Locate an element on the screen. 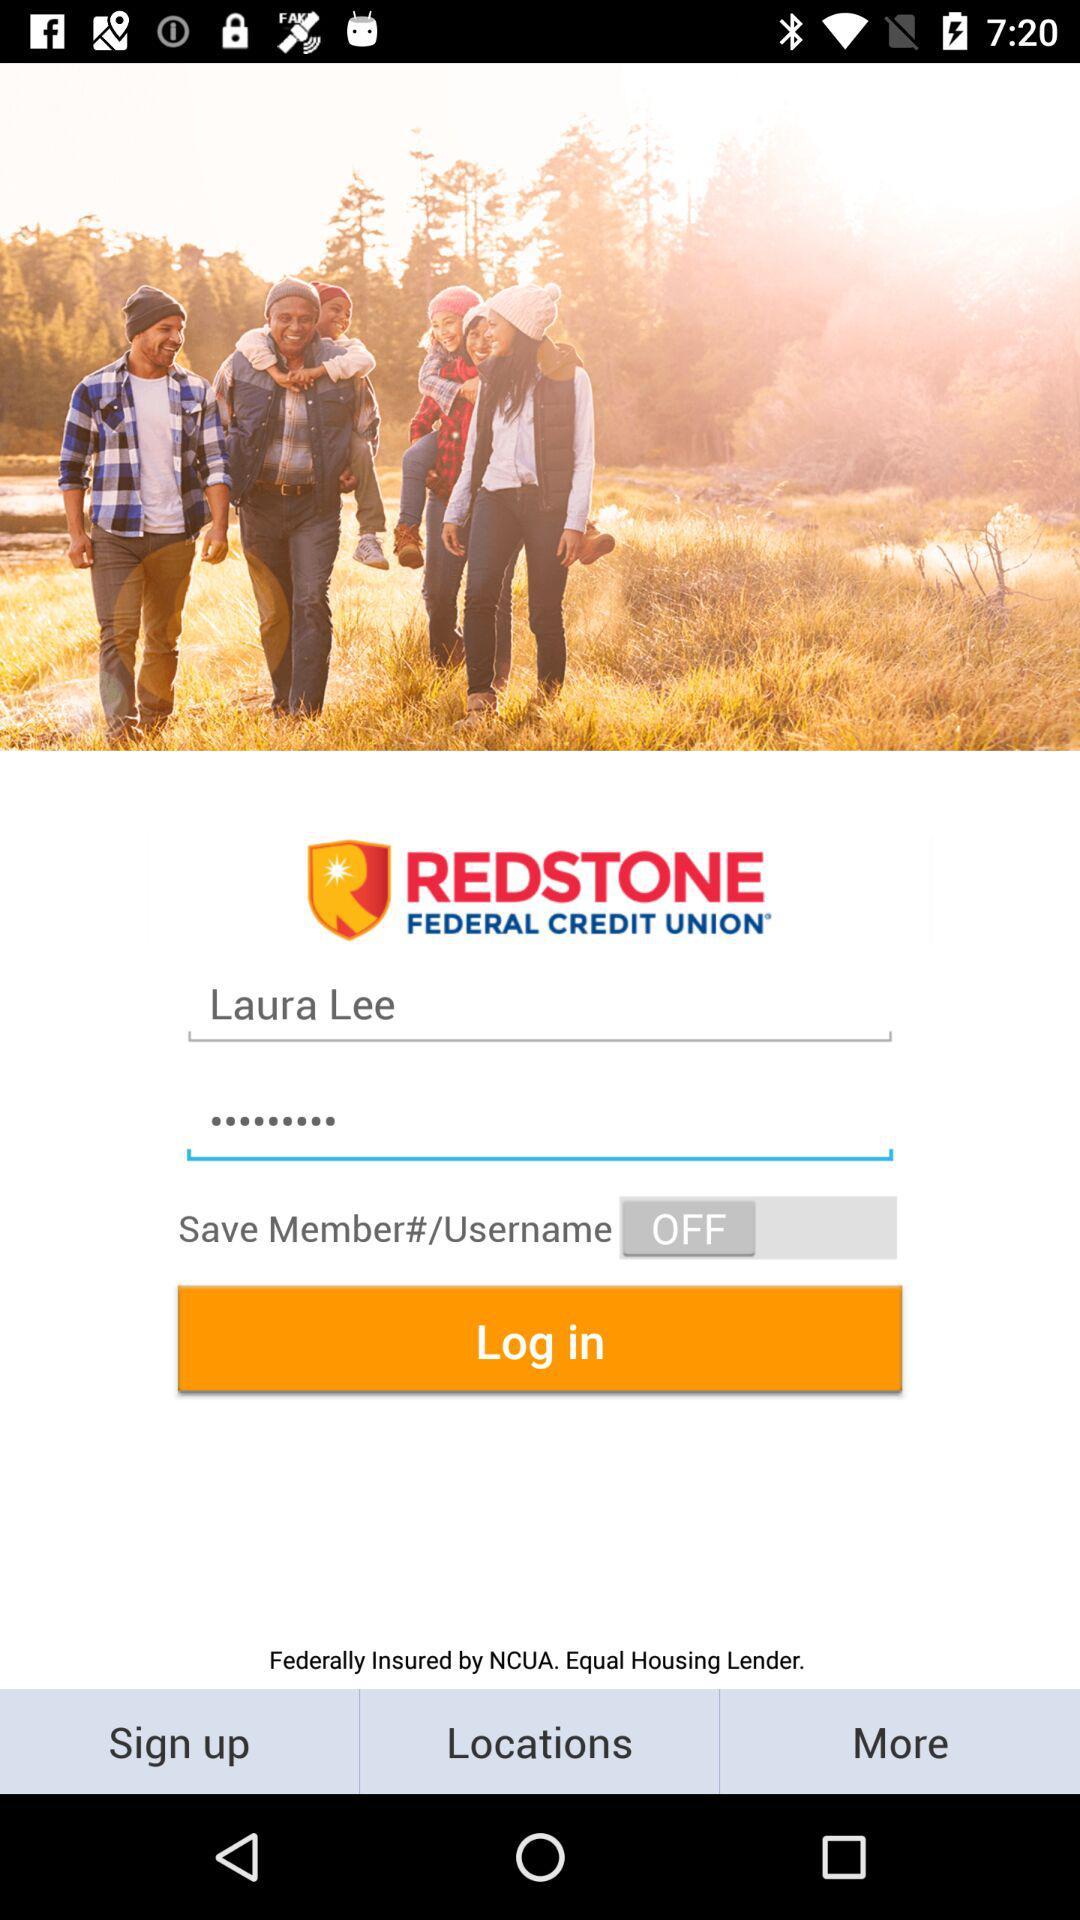  item on the right is located at coordinates (758, 1226).